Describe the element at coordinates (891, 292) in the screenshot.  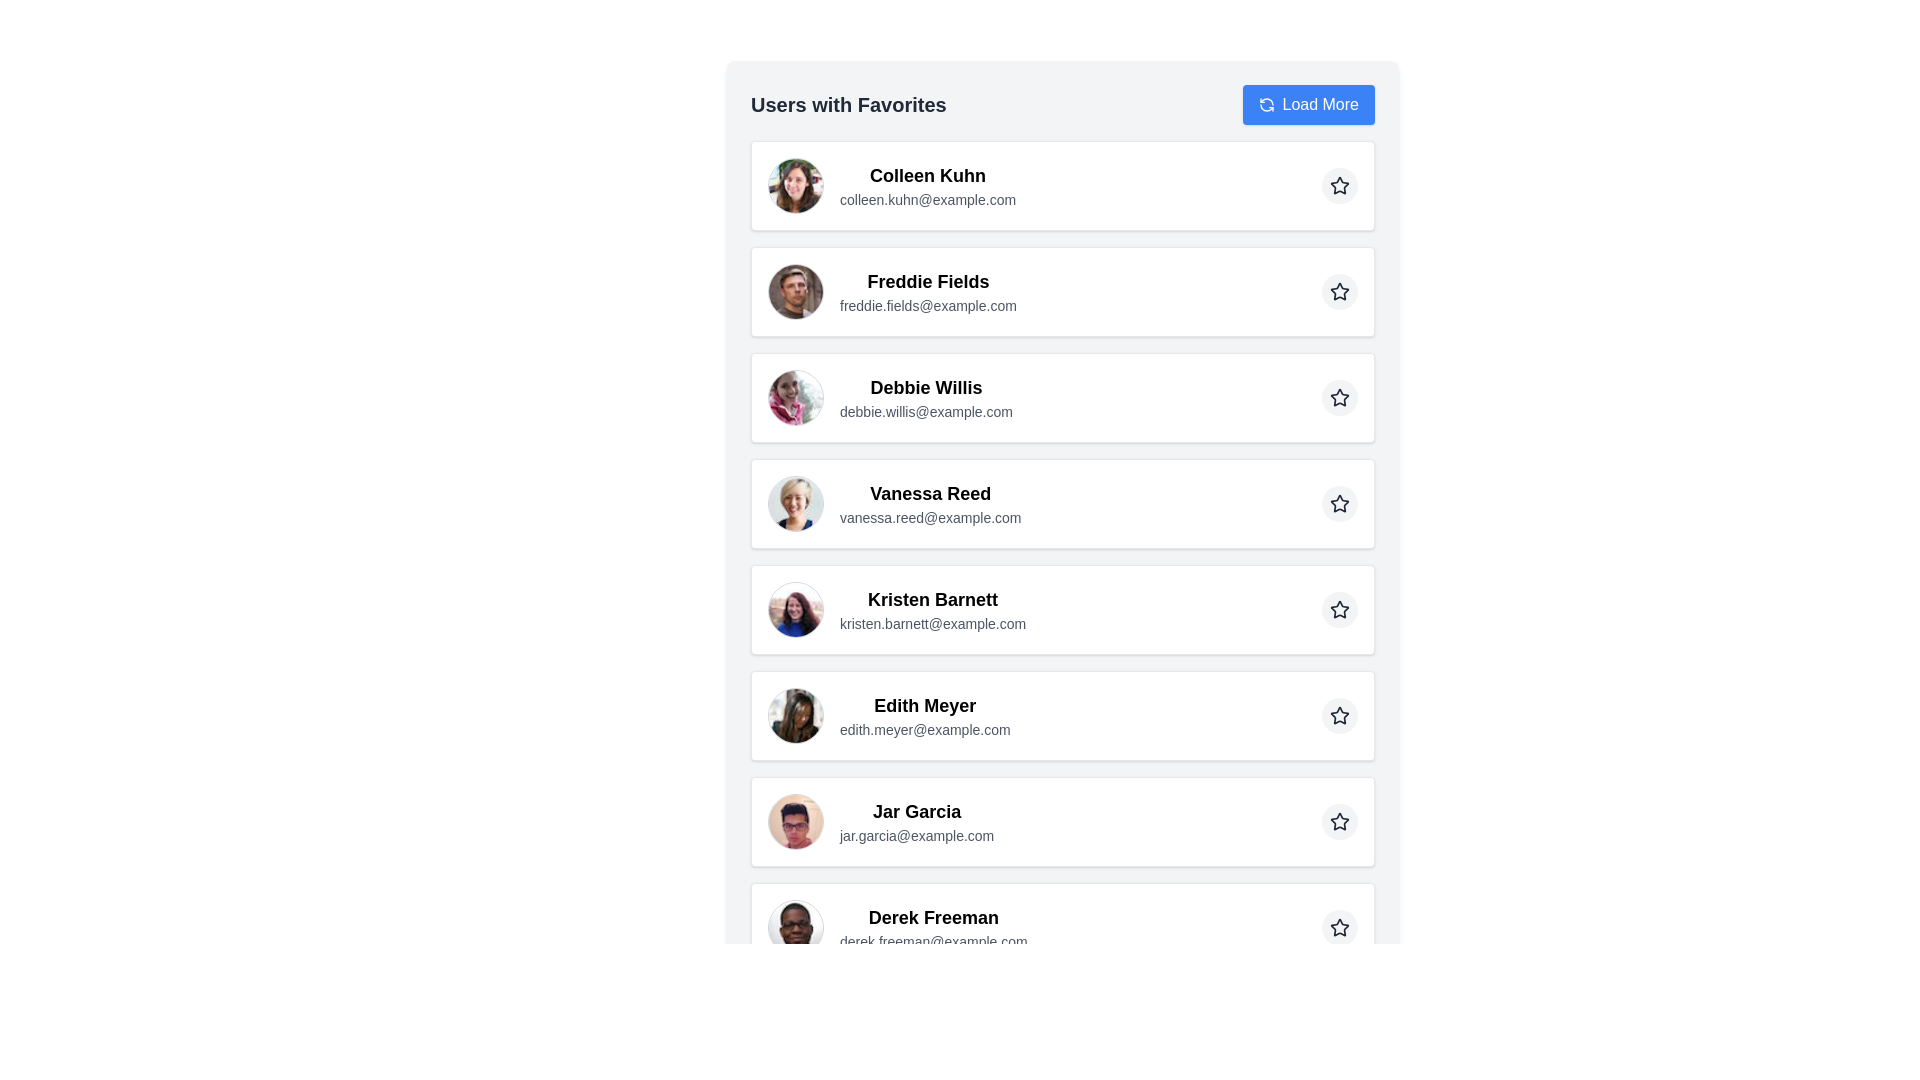
I see `the user profile summary element that displays information about a user, located directly below the entry labeled 'Colleen Kuhn.'` at that location.